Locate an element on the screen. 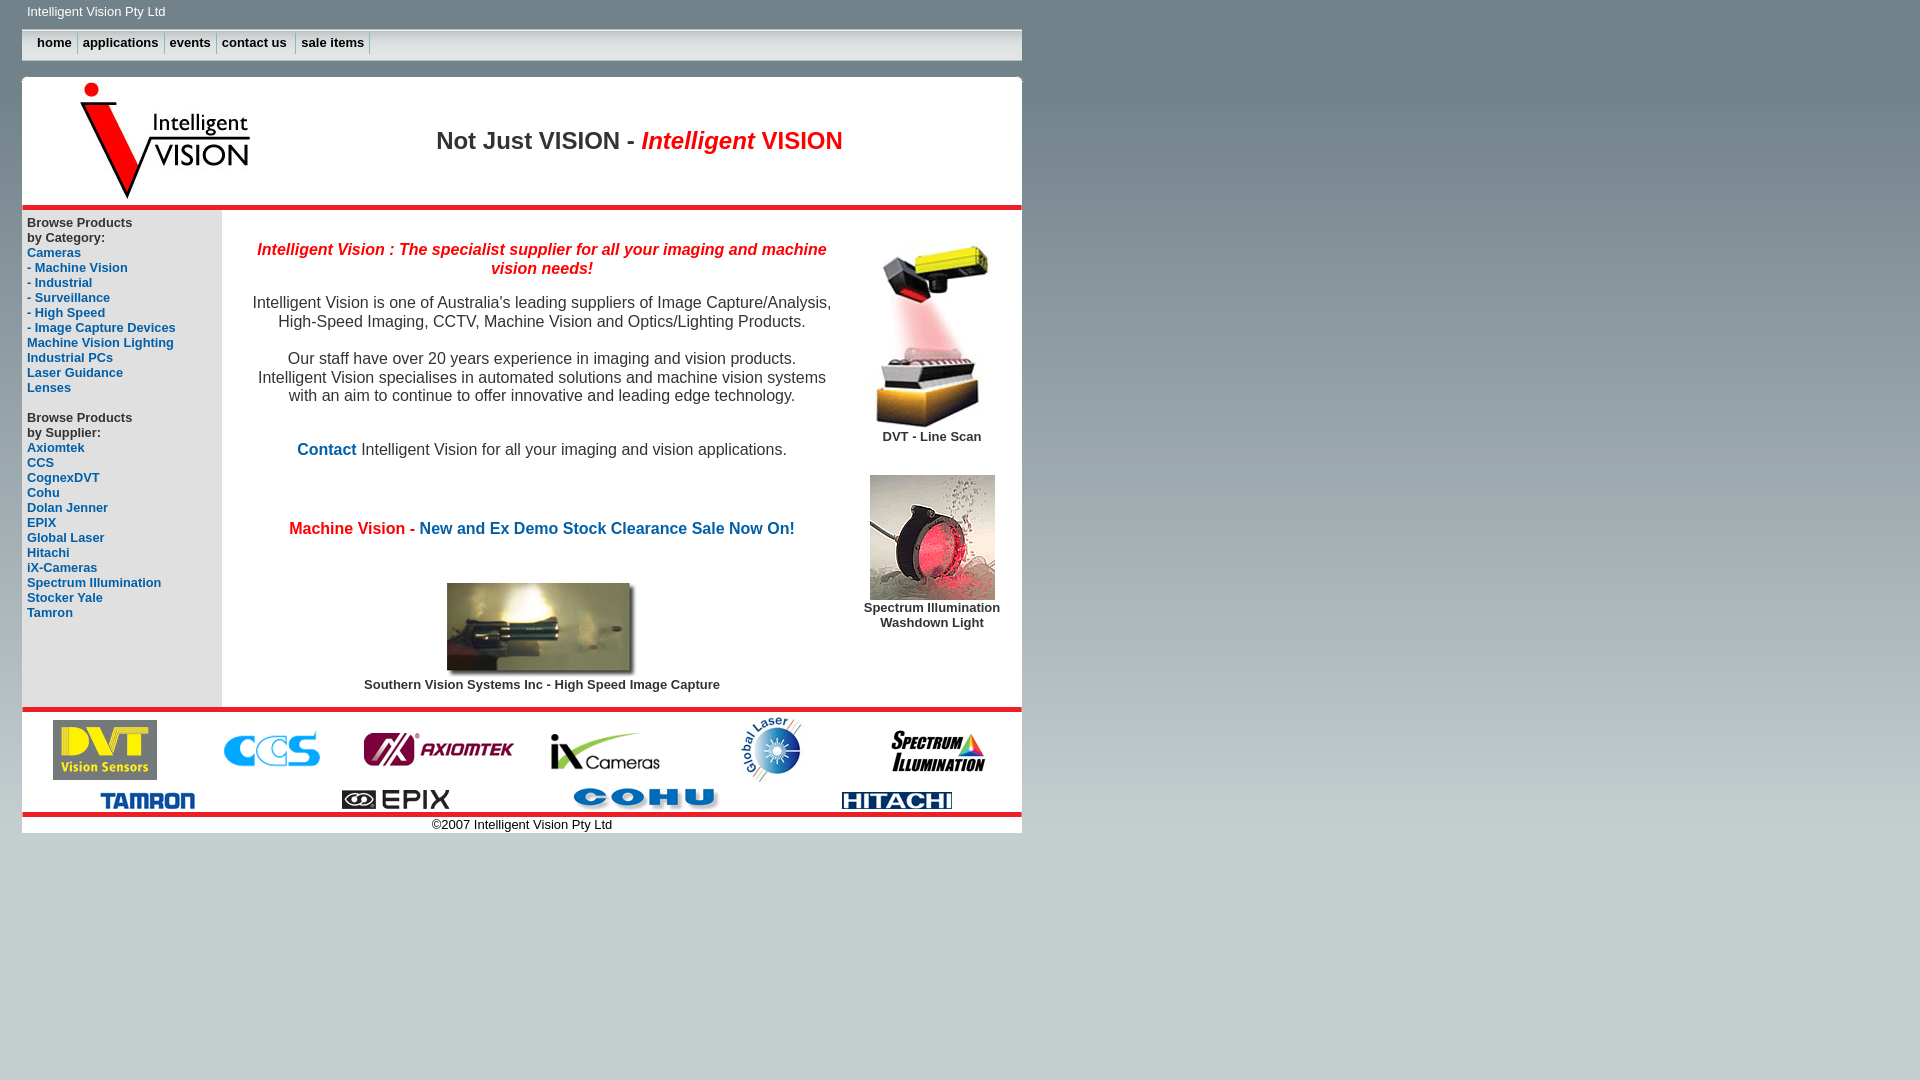 Image resolution: width=1920 pixels, height=1080 pixels. 'EPIX' is located at coordinates (27, 521).